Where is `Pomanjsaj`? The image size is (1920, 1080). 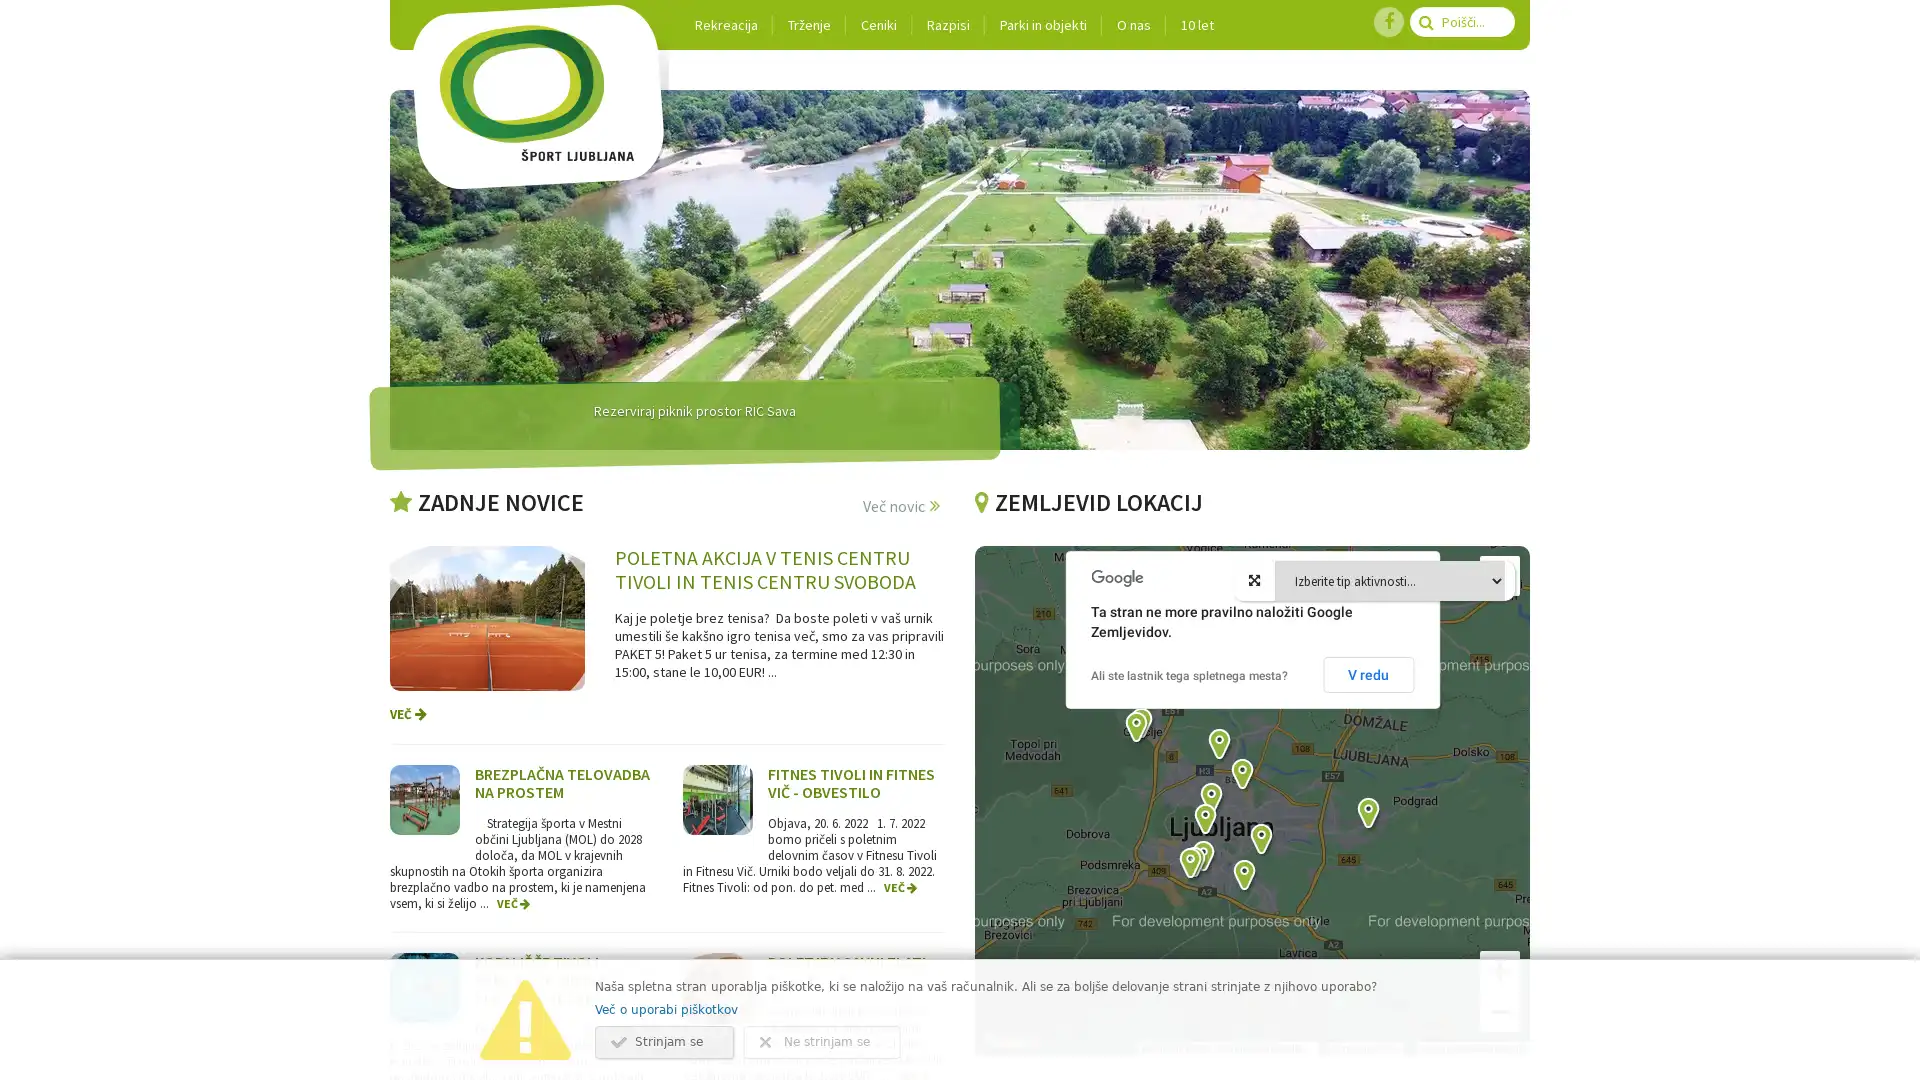
Pomanjsaj is located at coordinates (1499, 1011).